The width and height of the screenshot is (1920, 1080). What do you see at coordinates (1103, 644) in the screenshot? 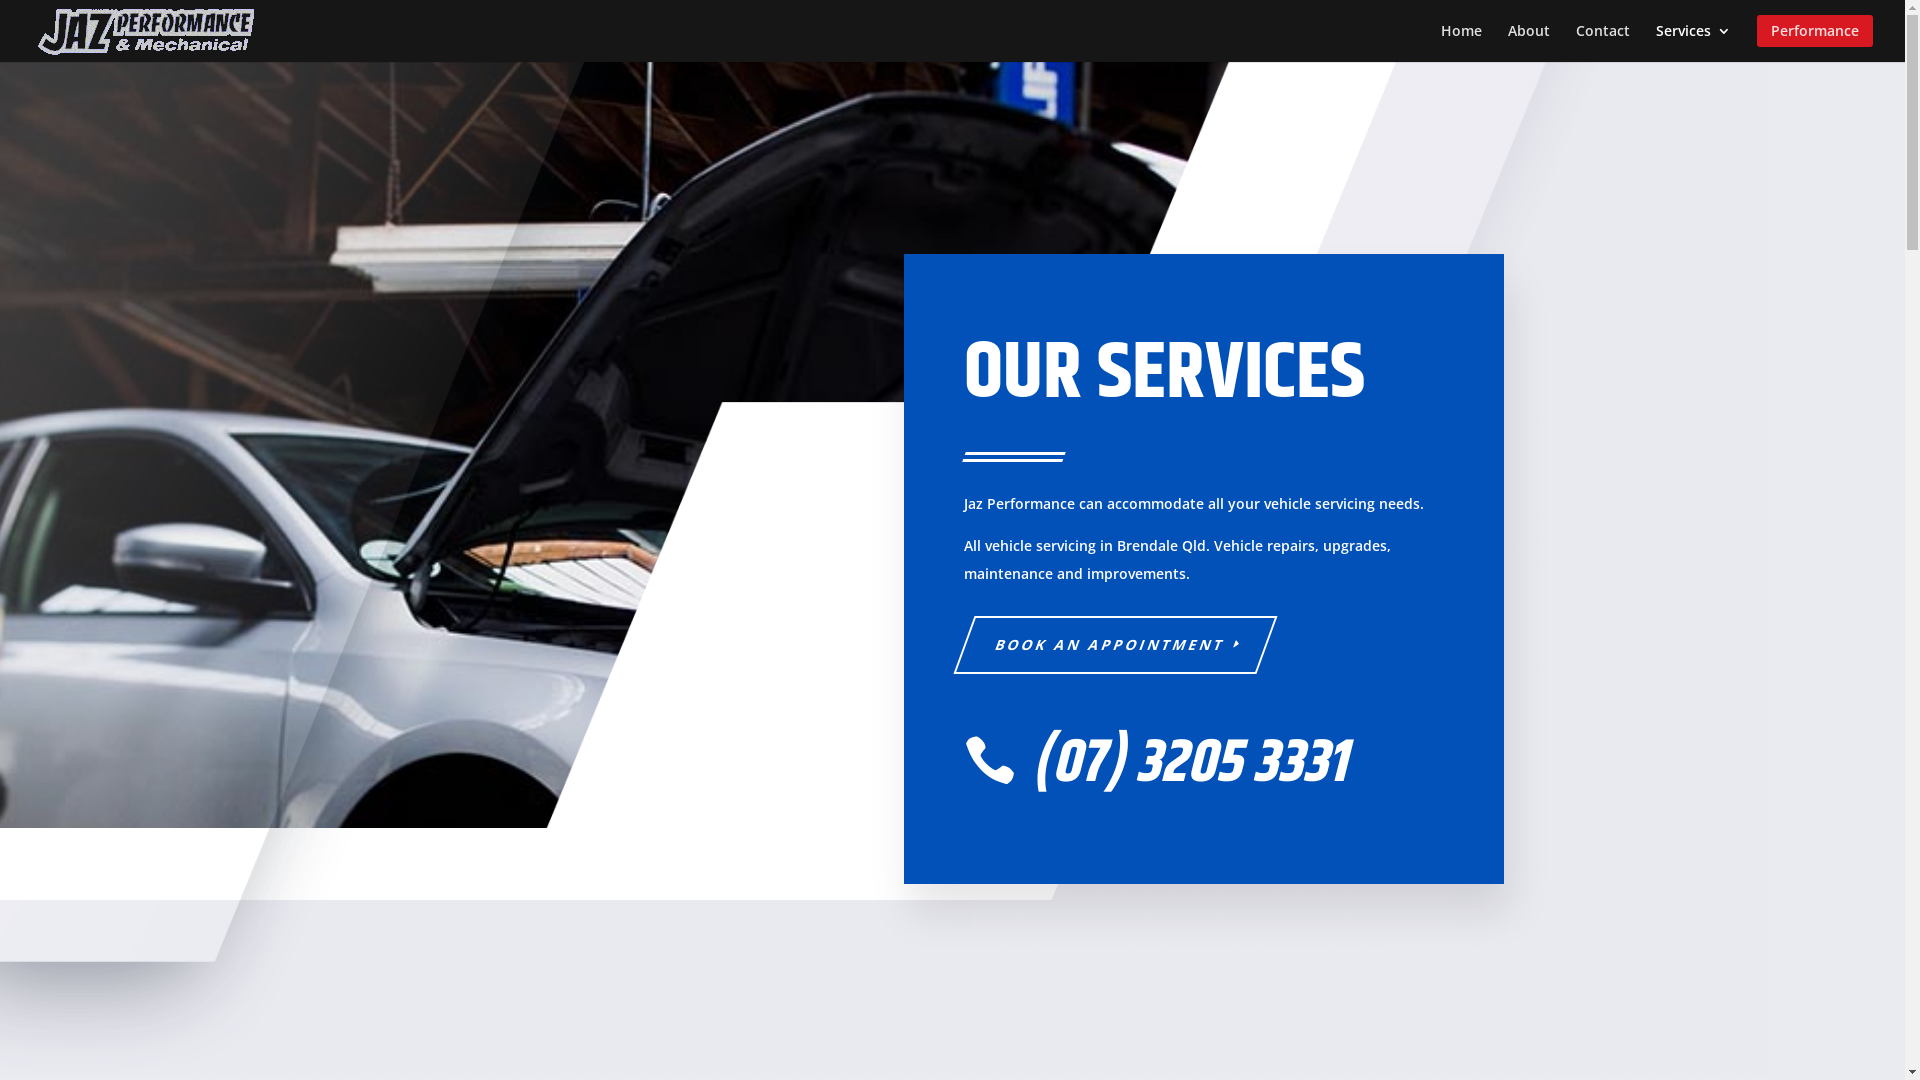
I see `'BOOK AN APPOINTMENT'` at bounding box center [1103, 644].